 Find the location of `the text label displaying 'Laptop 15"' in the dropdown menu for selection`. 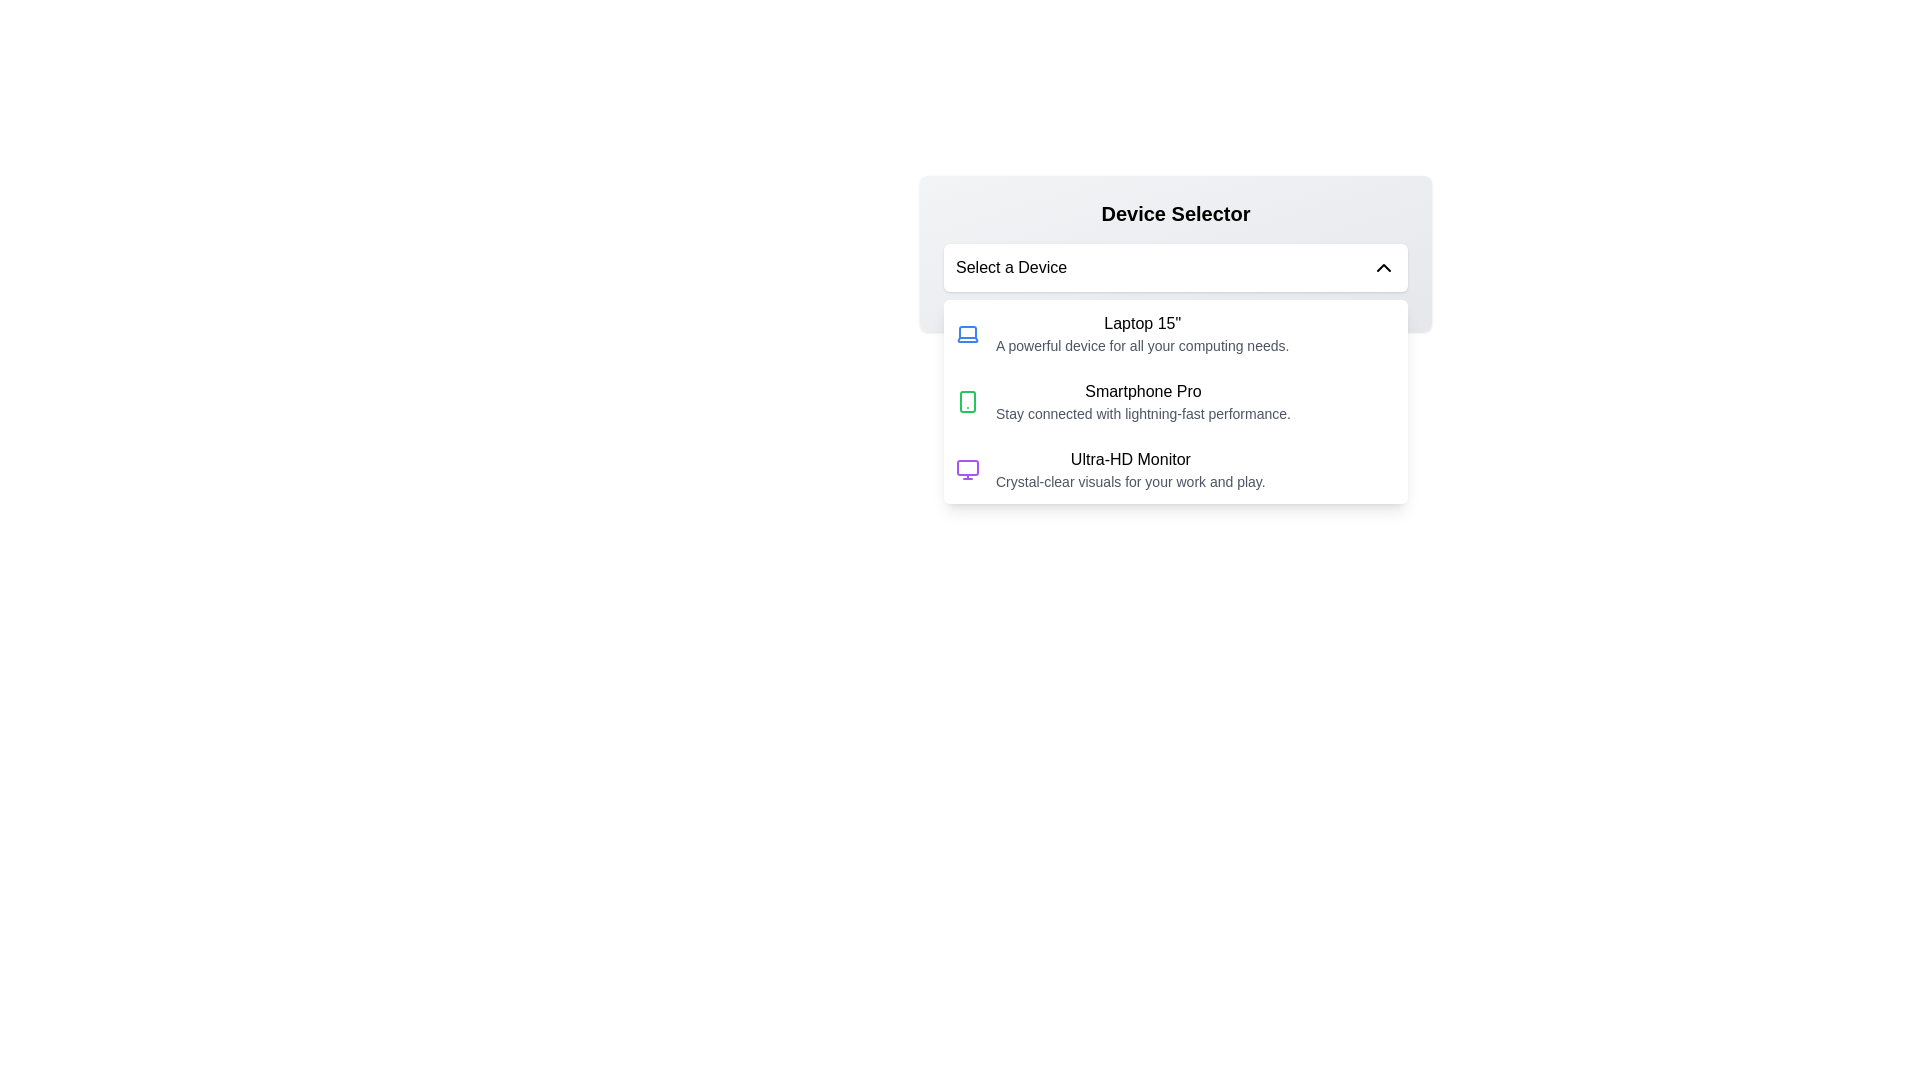

the text label displaying 'Laptop 15"' in the dropdown menu for selection is located at coordinates (1142, 323).